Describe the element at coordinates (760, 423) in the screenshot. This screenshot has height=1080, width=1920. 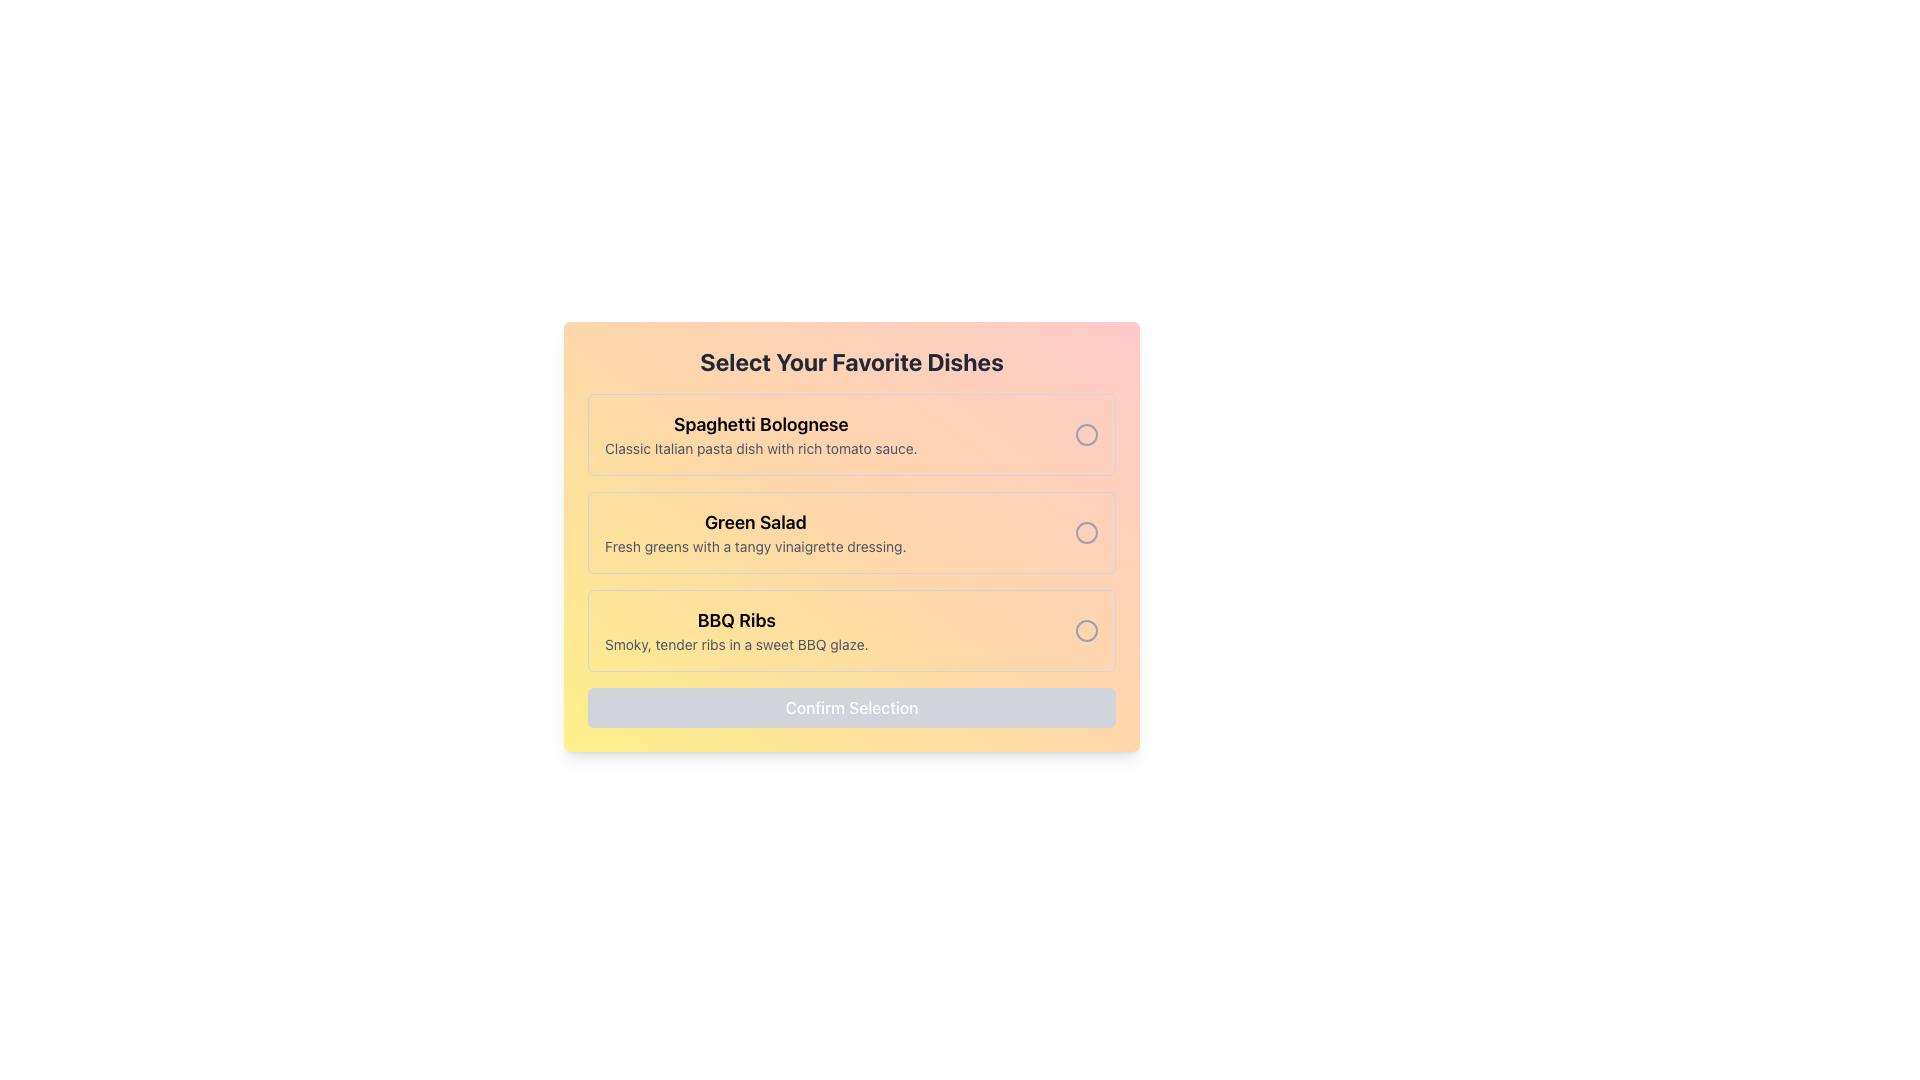
I see `text from the Text Label that serves as the title for the associated option, positioned centrally in the upper half of the layout` at that location.